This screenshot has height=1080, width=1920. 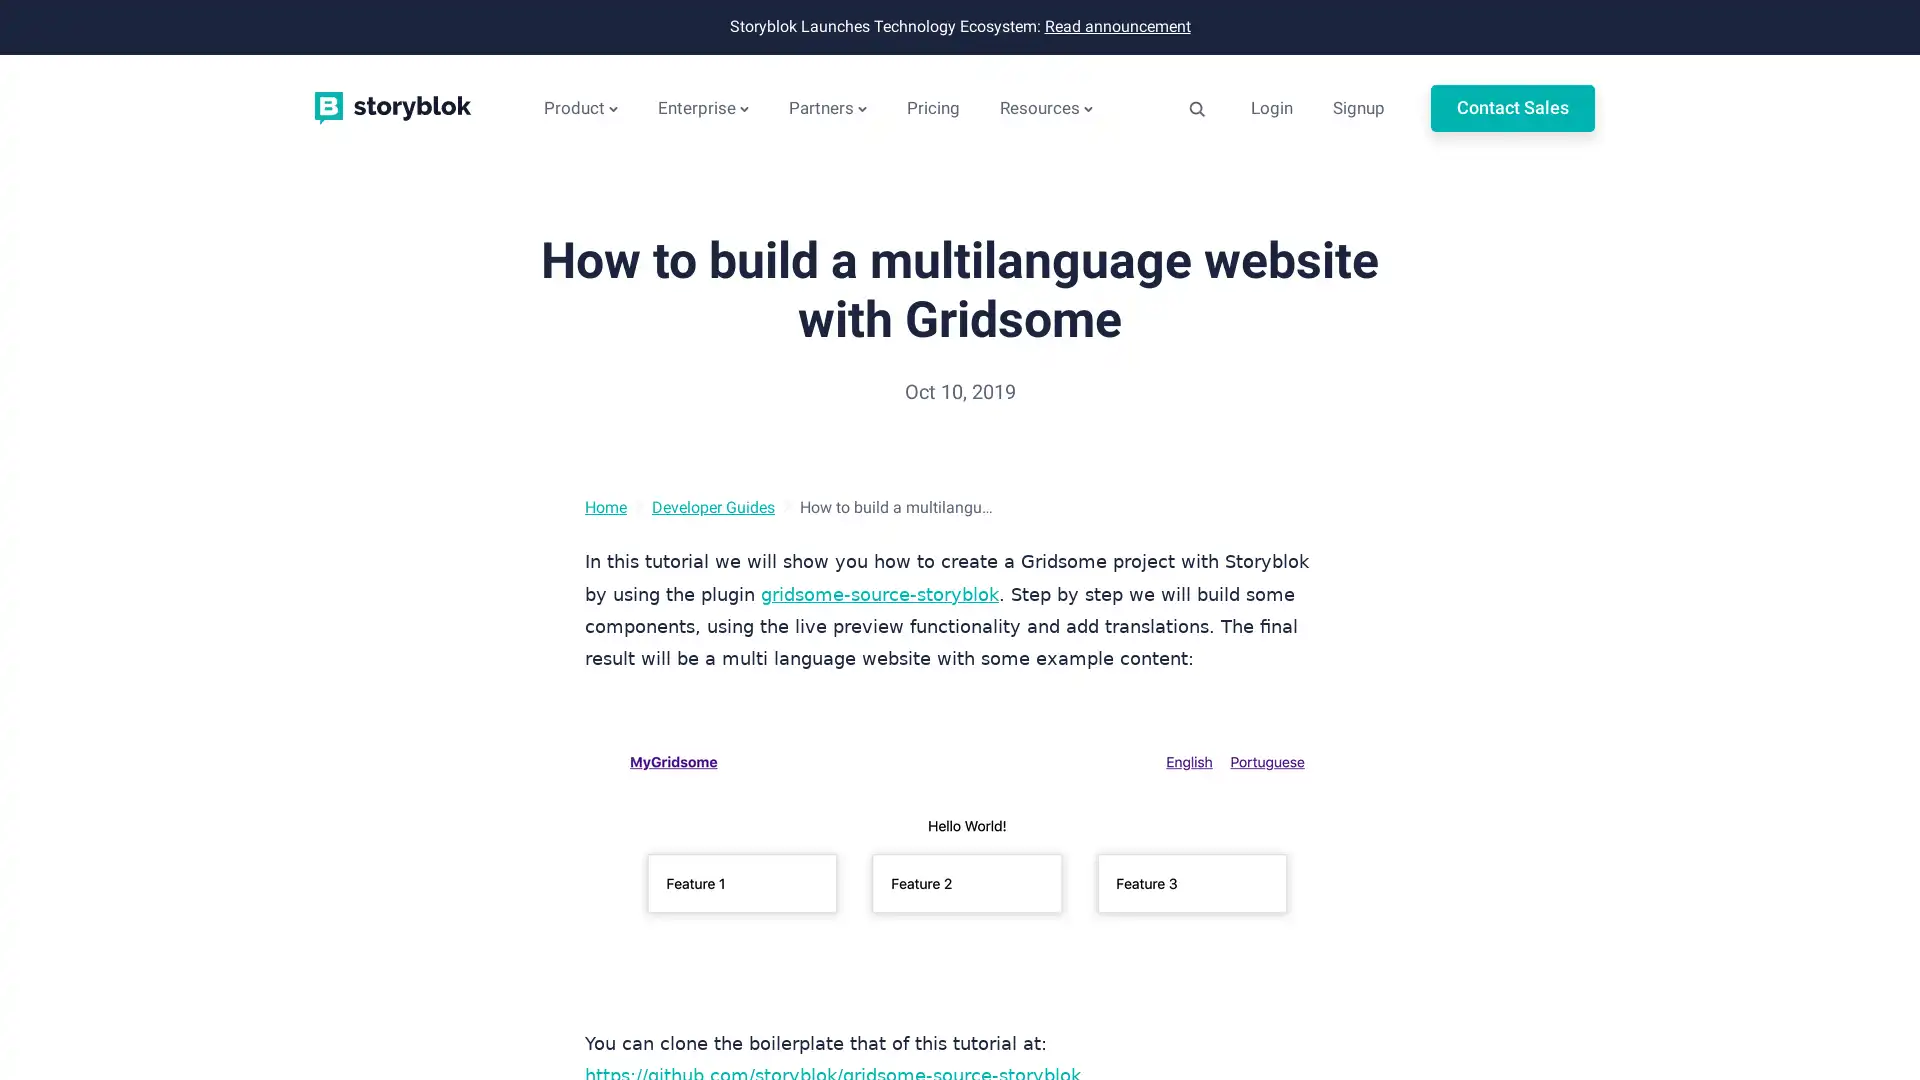 I want to click on Partners, so click(x=828, y=108).